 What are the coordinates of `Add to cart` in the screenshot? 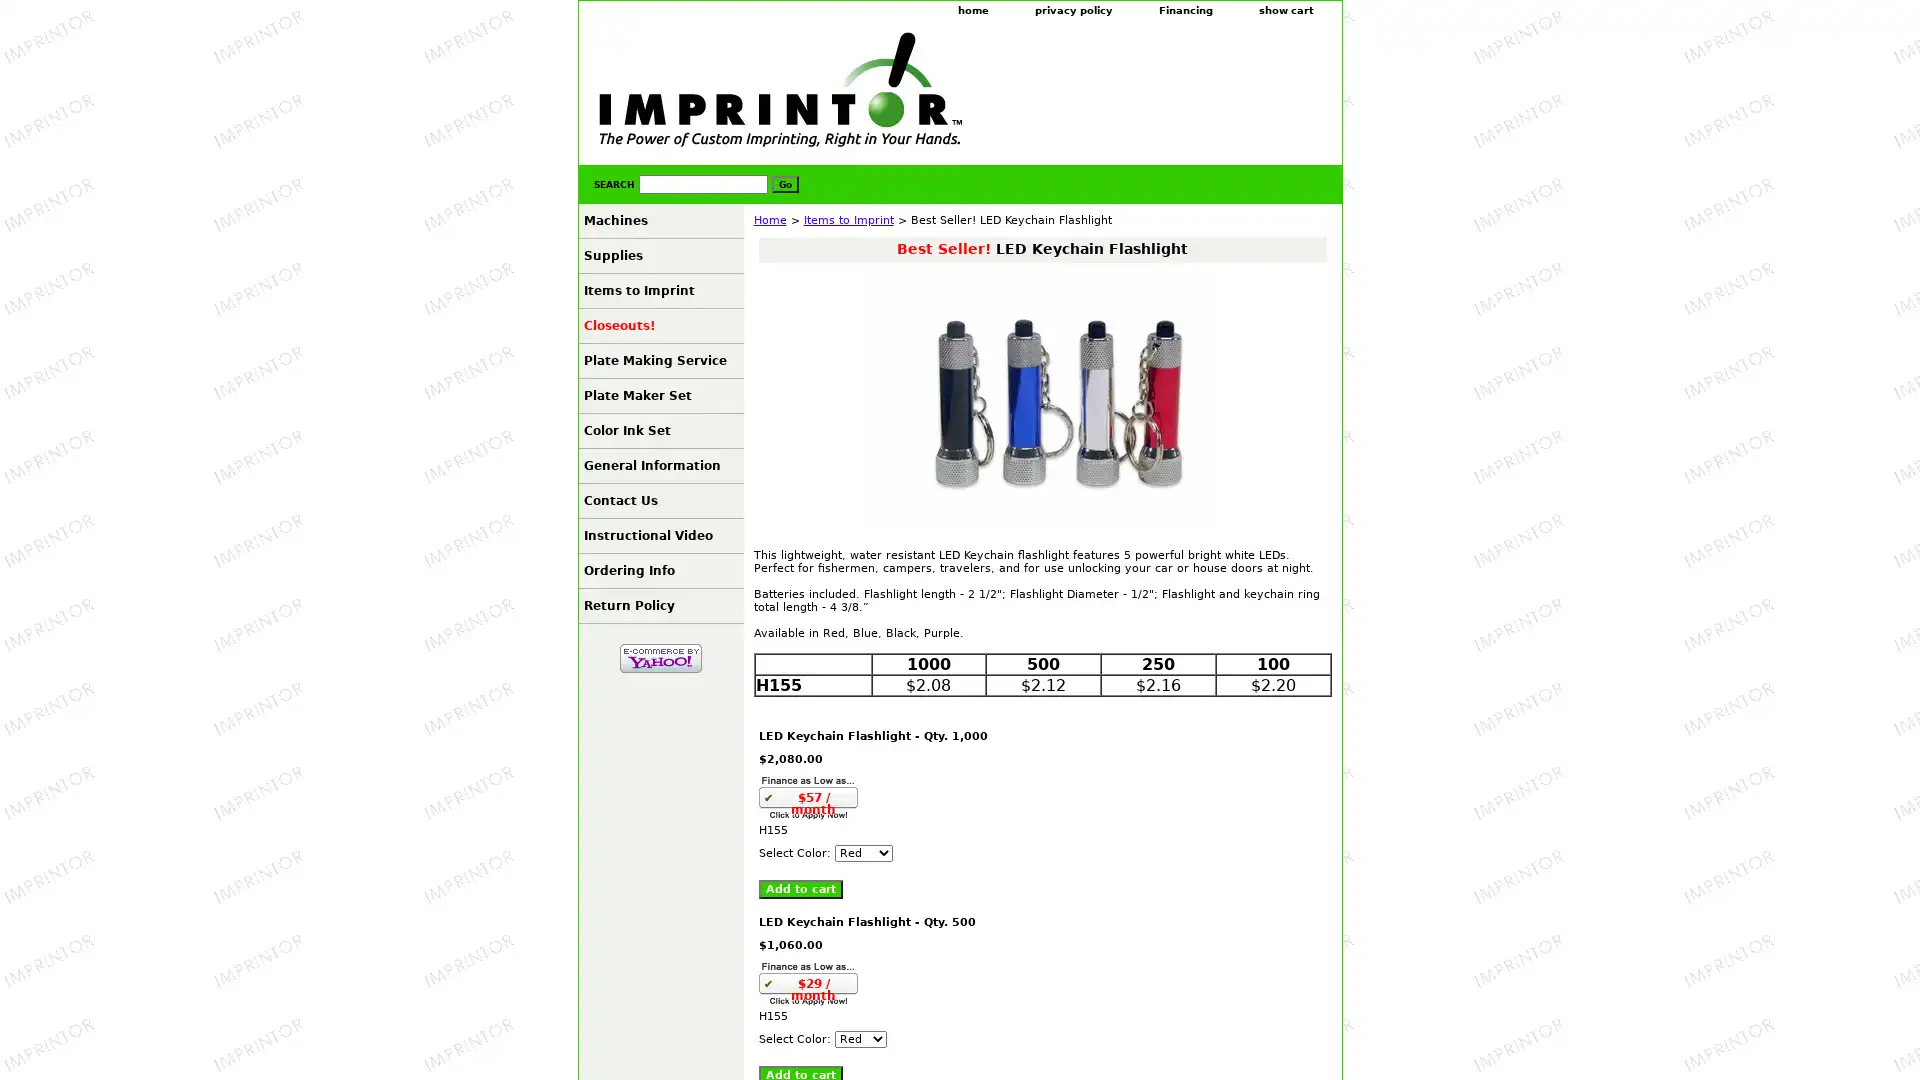 It's located at (800, 888).